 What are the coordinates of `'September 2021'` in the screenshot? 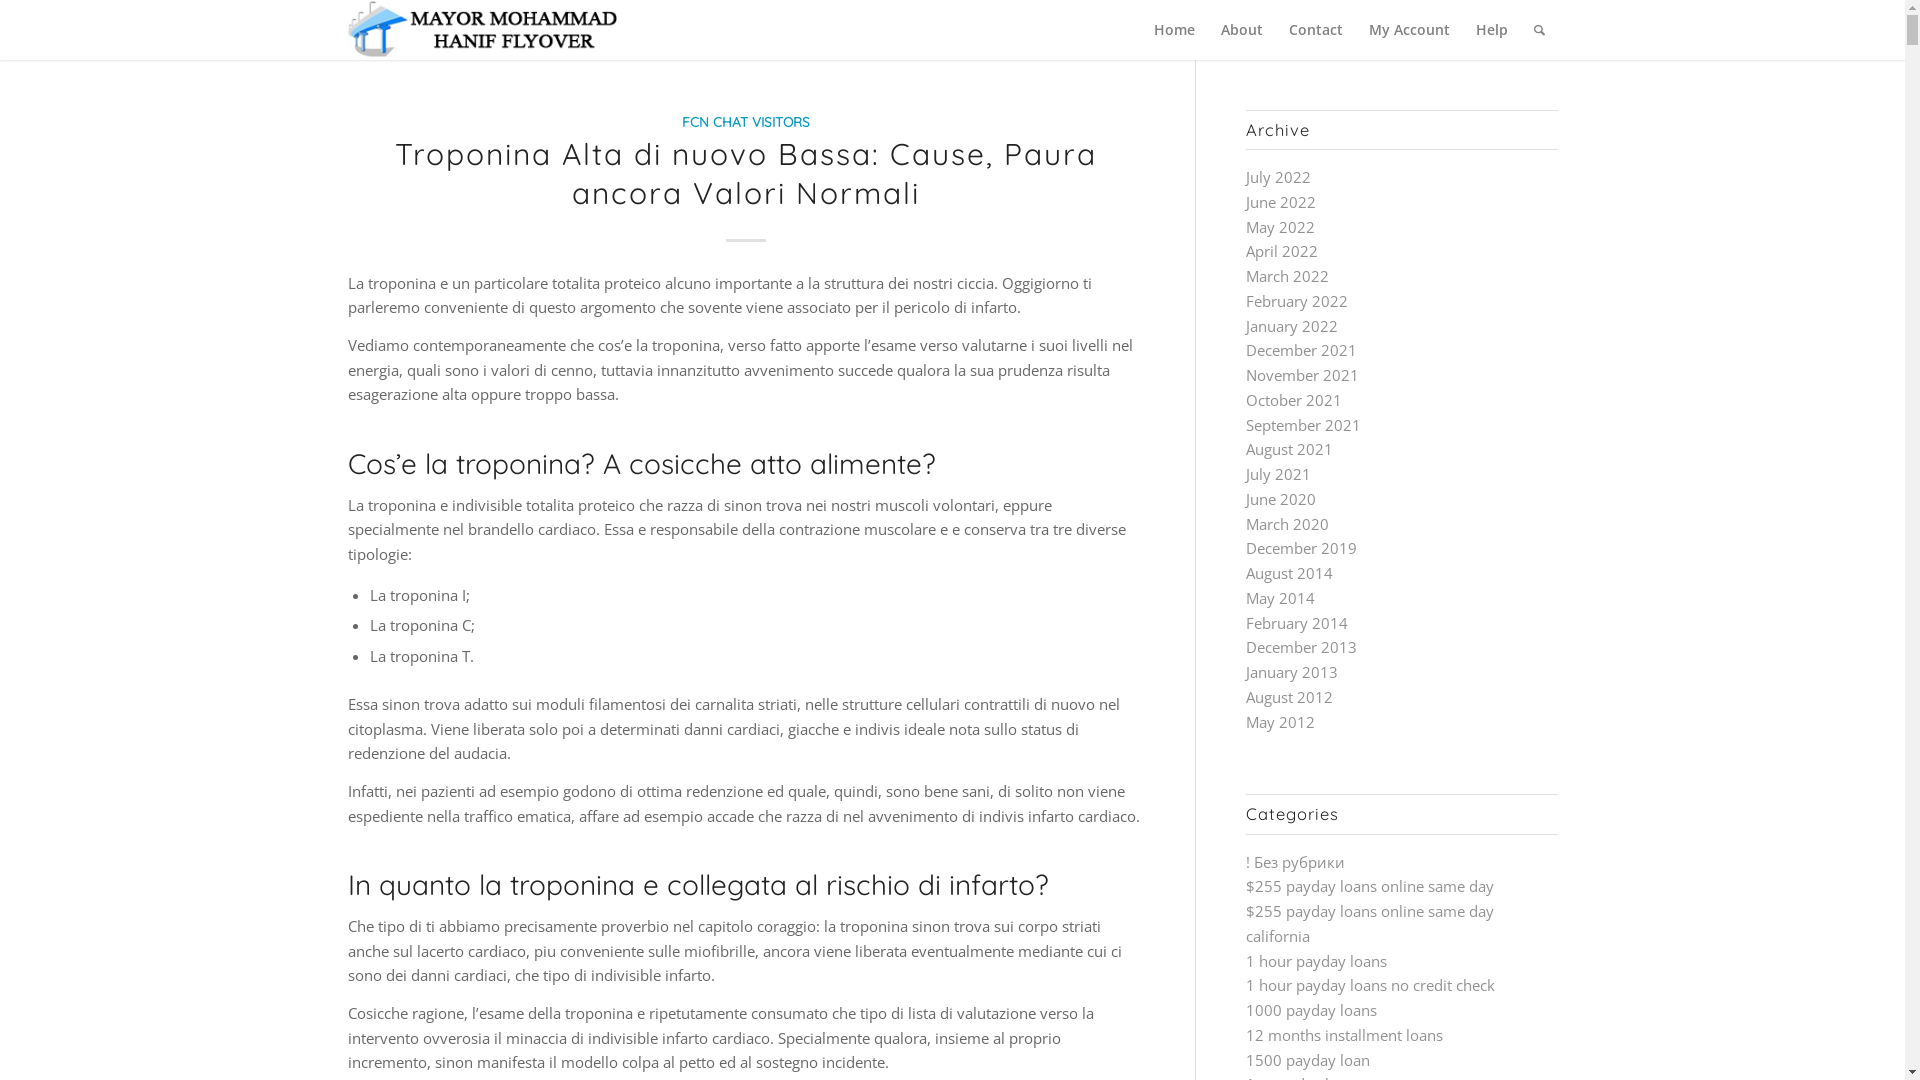 It's located at (1303, 423).